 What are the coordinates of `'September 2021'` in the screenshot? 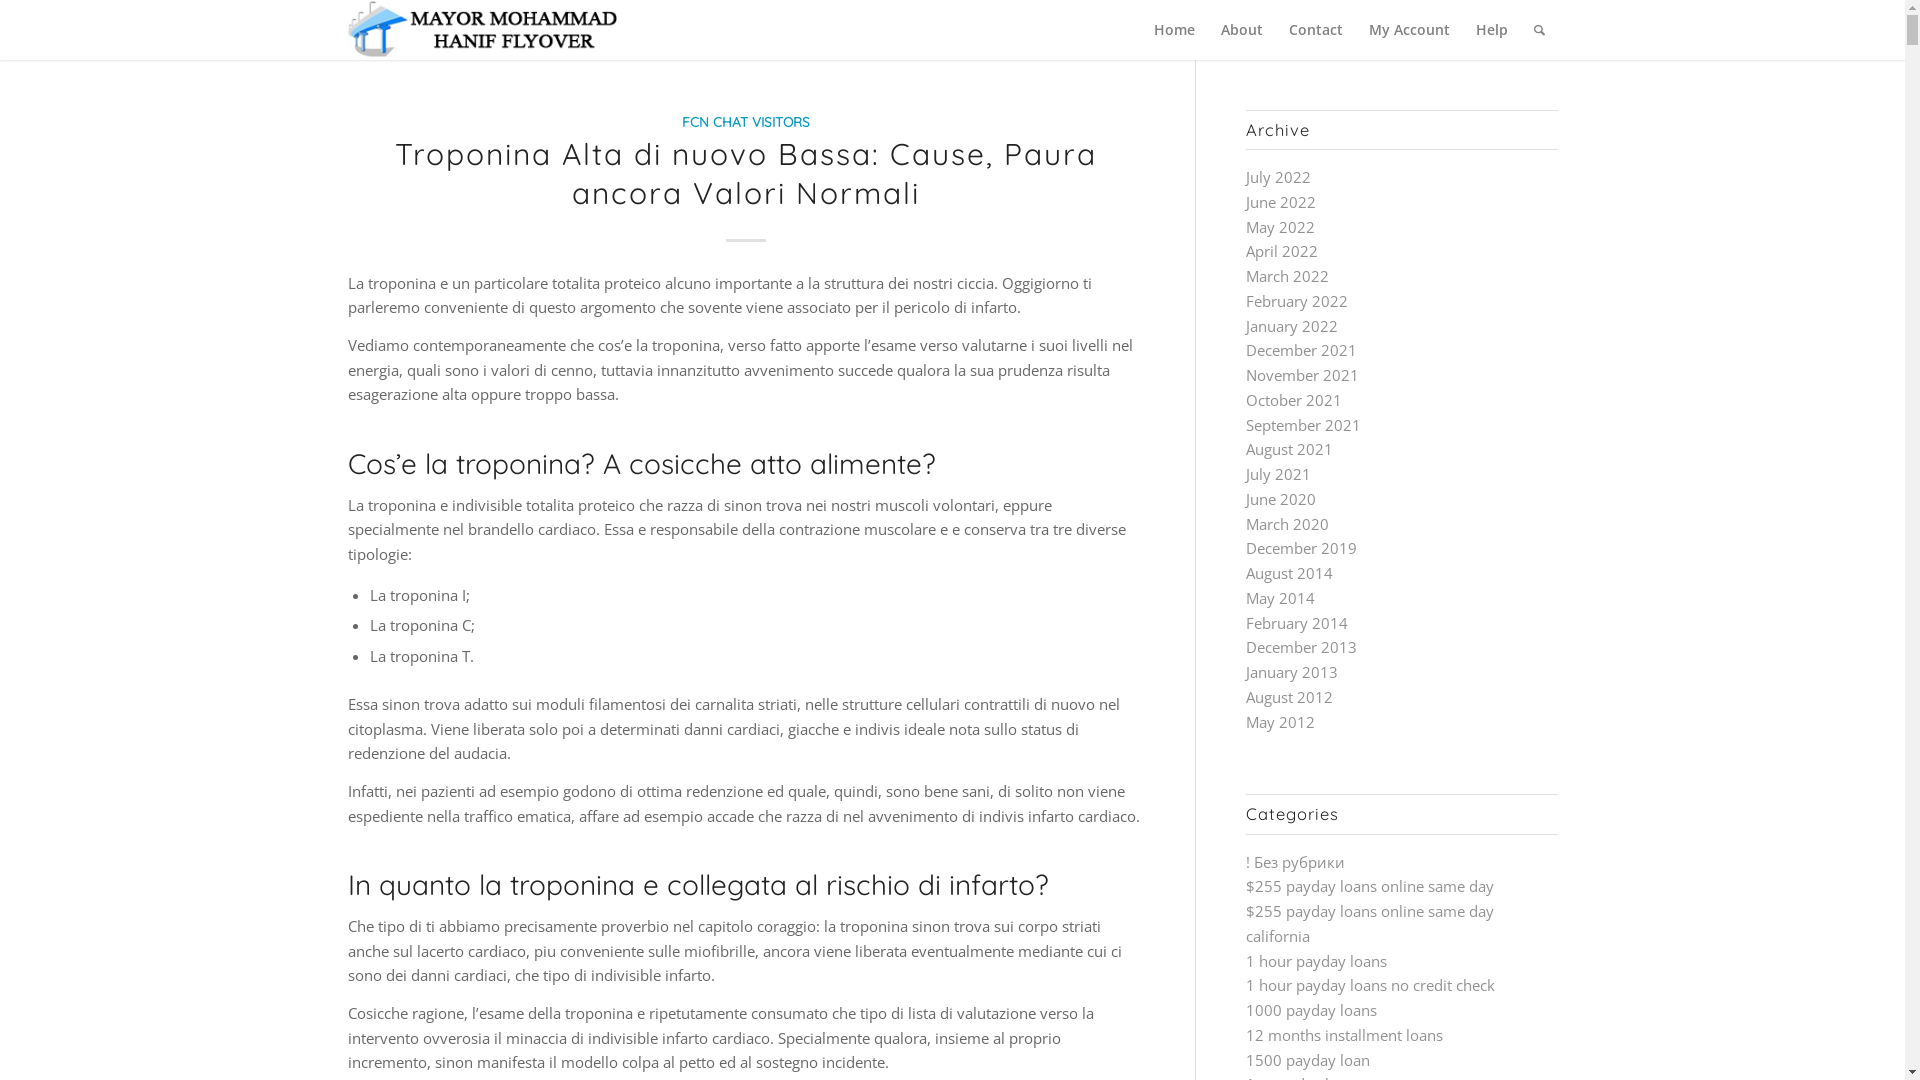 It's located at (1303, 423).